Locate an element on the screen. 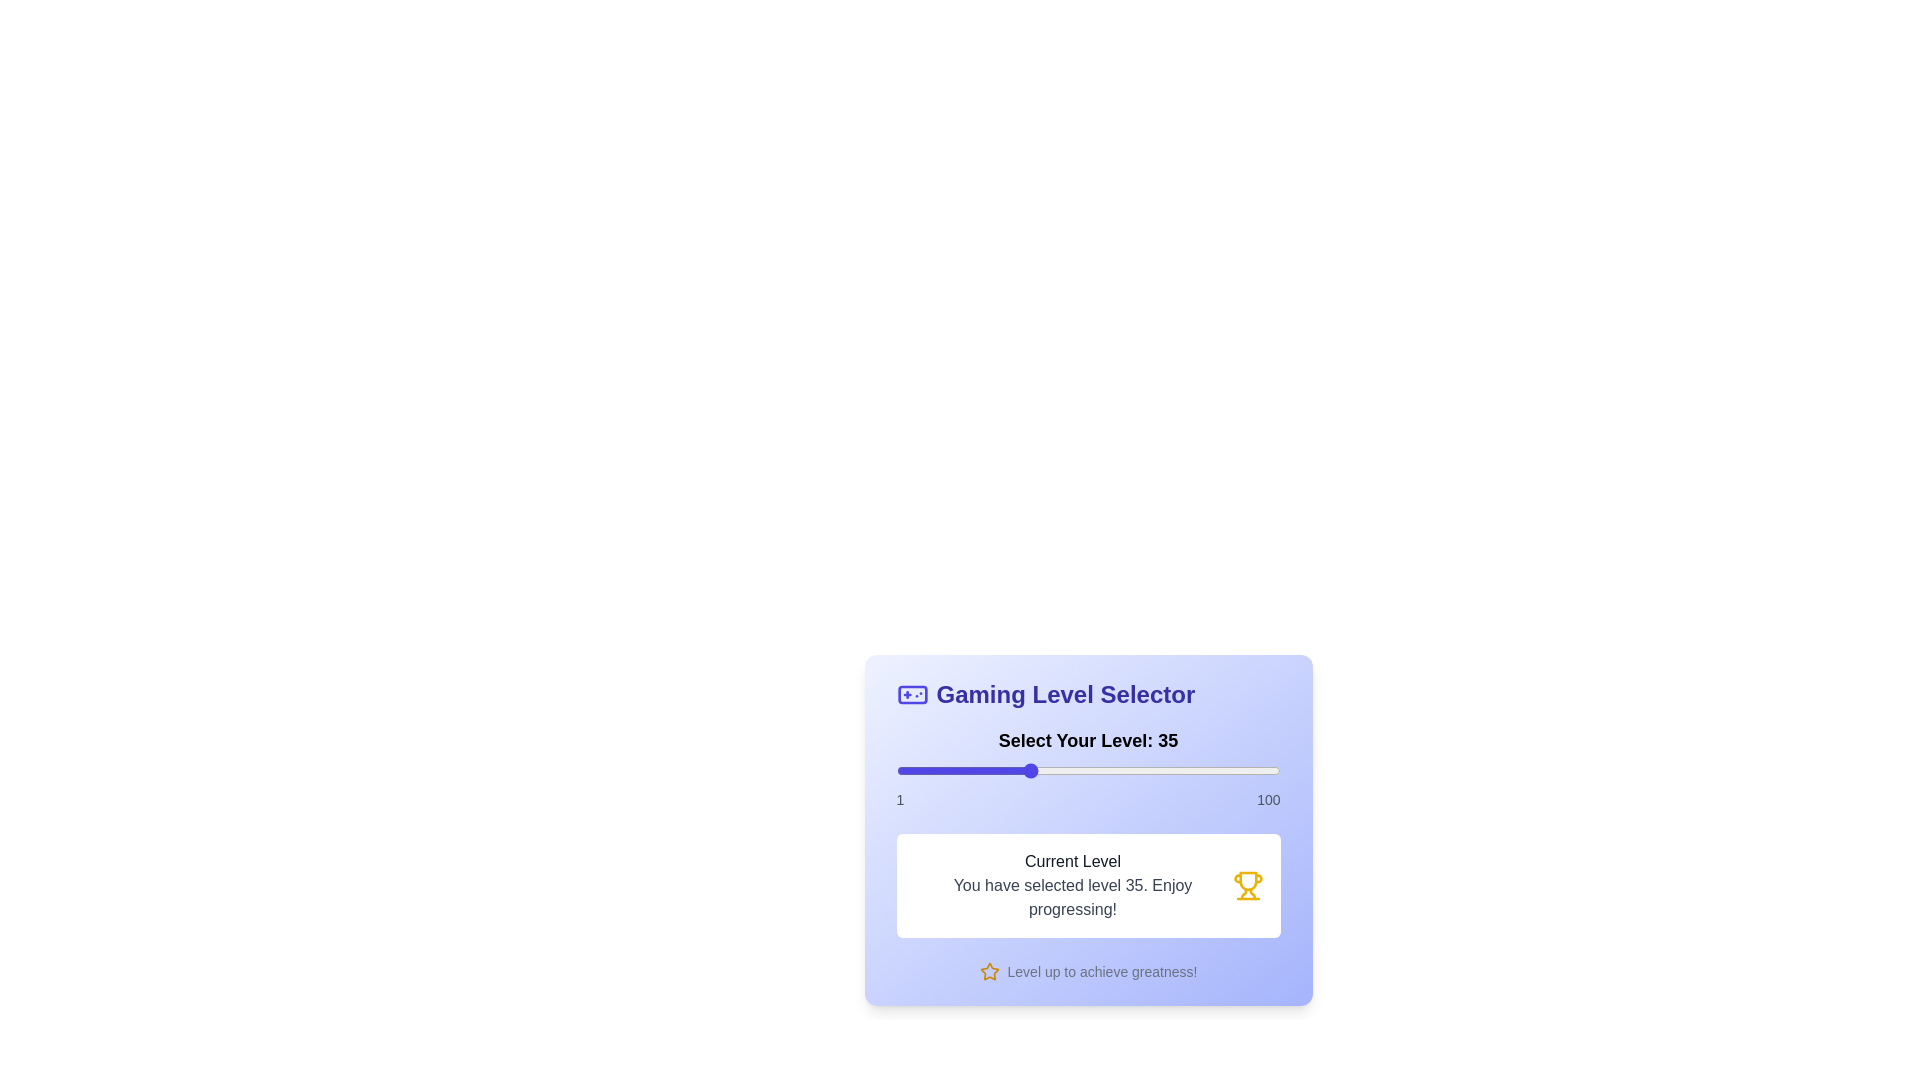 This screenshot has height=1080, width=1920. the level is located at coordinates (1069, 770).